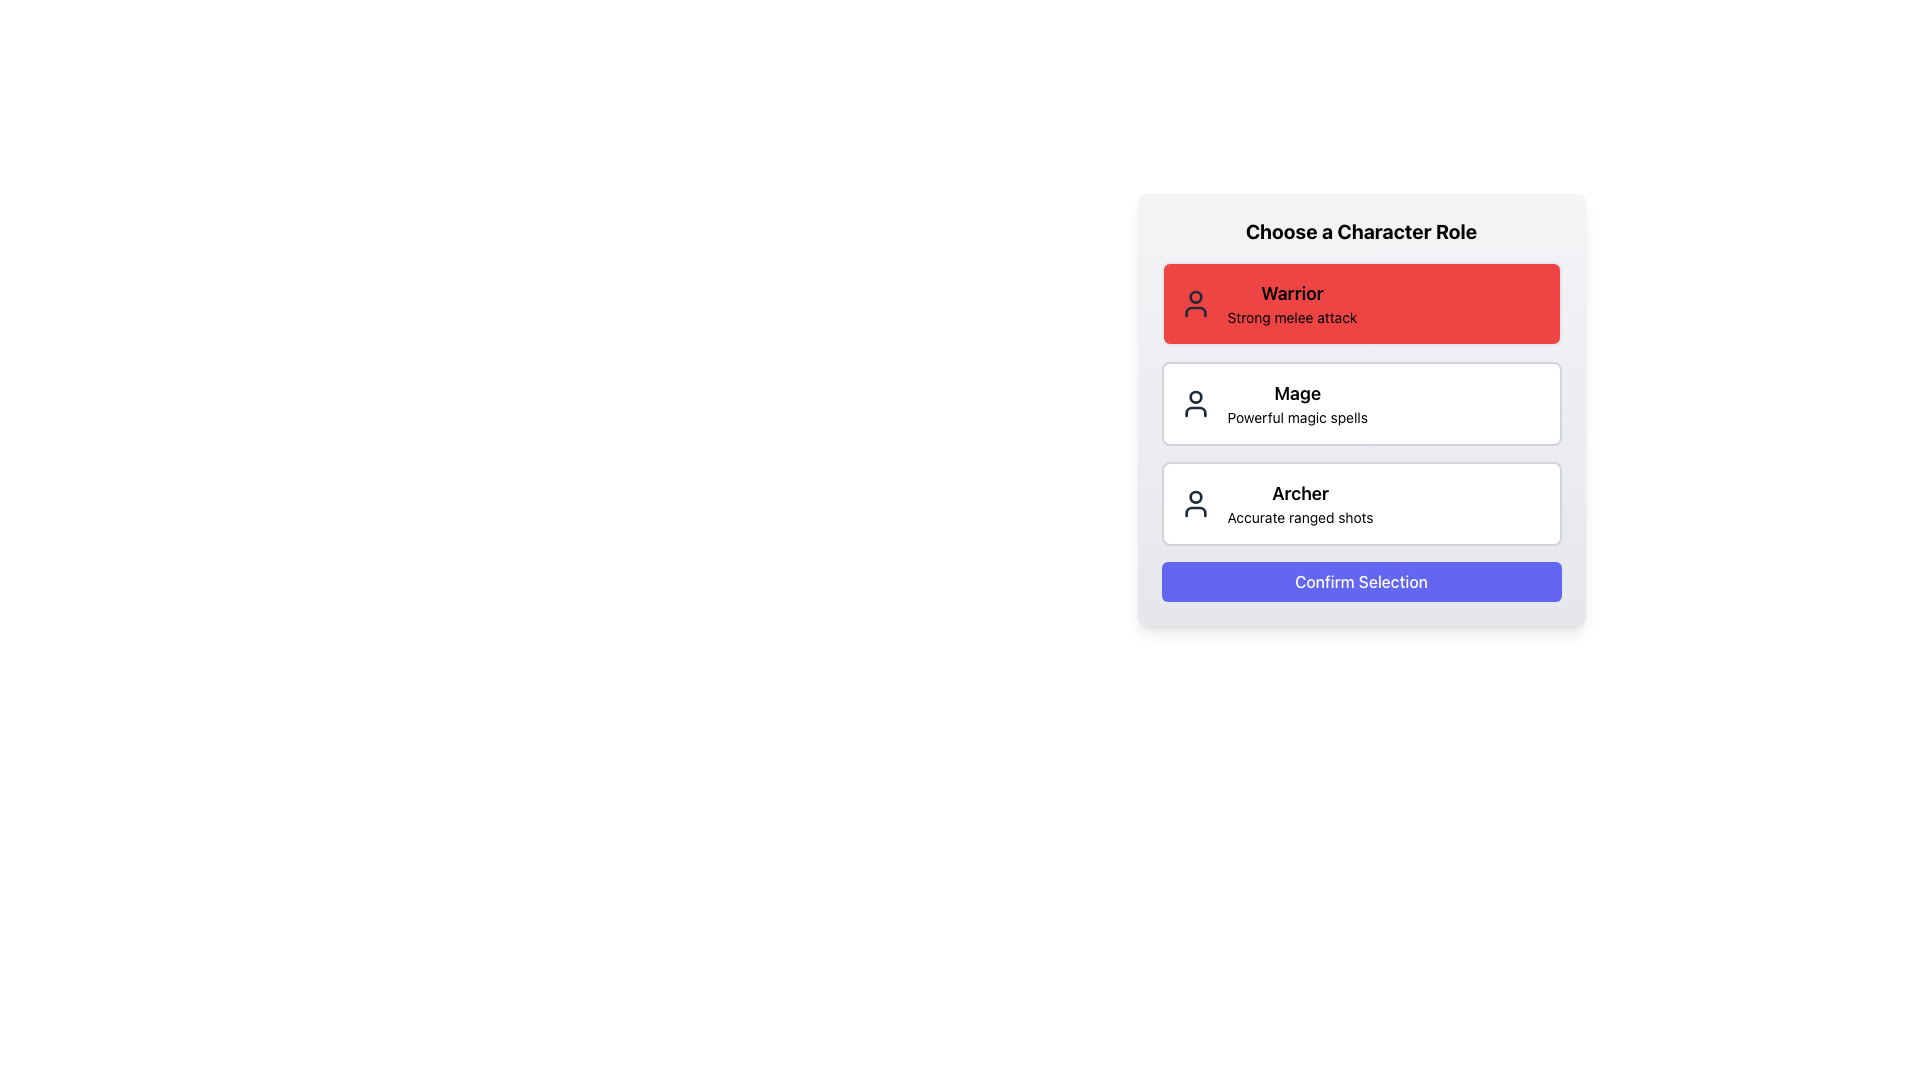 This screenshot has height=1080, width=1920. What do you see at coordinates (1195, 496) in the screenshot?
I see `the circular shape within the third user profile icon representing the 'Archer' role under the 'Choose a Character Role' heading` at bounding box center [1195, 496].